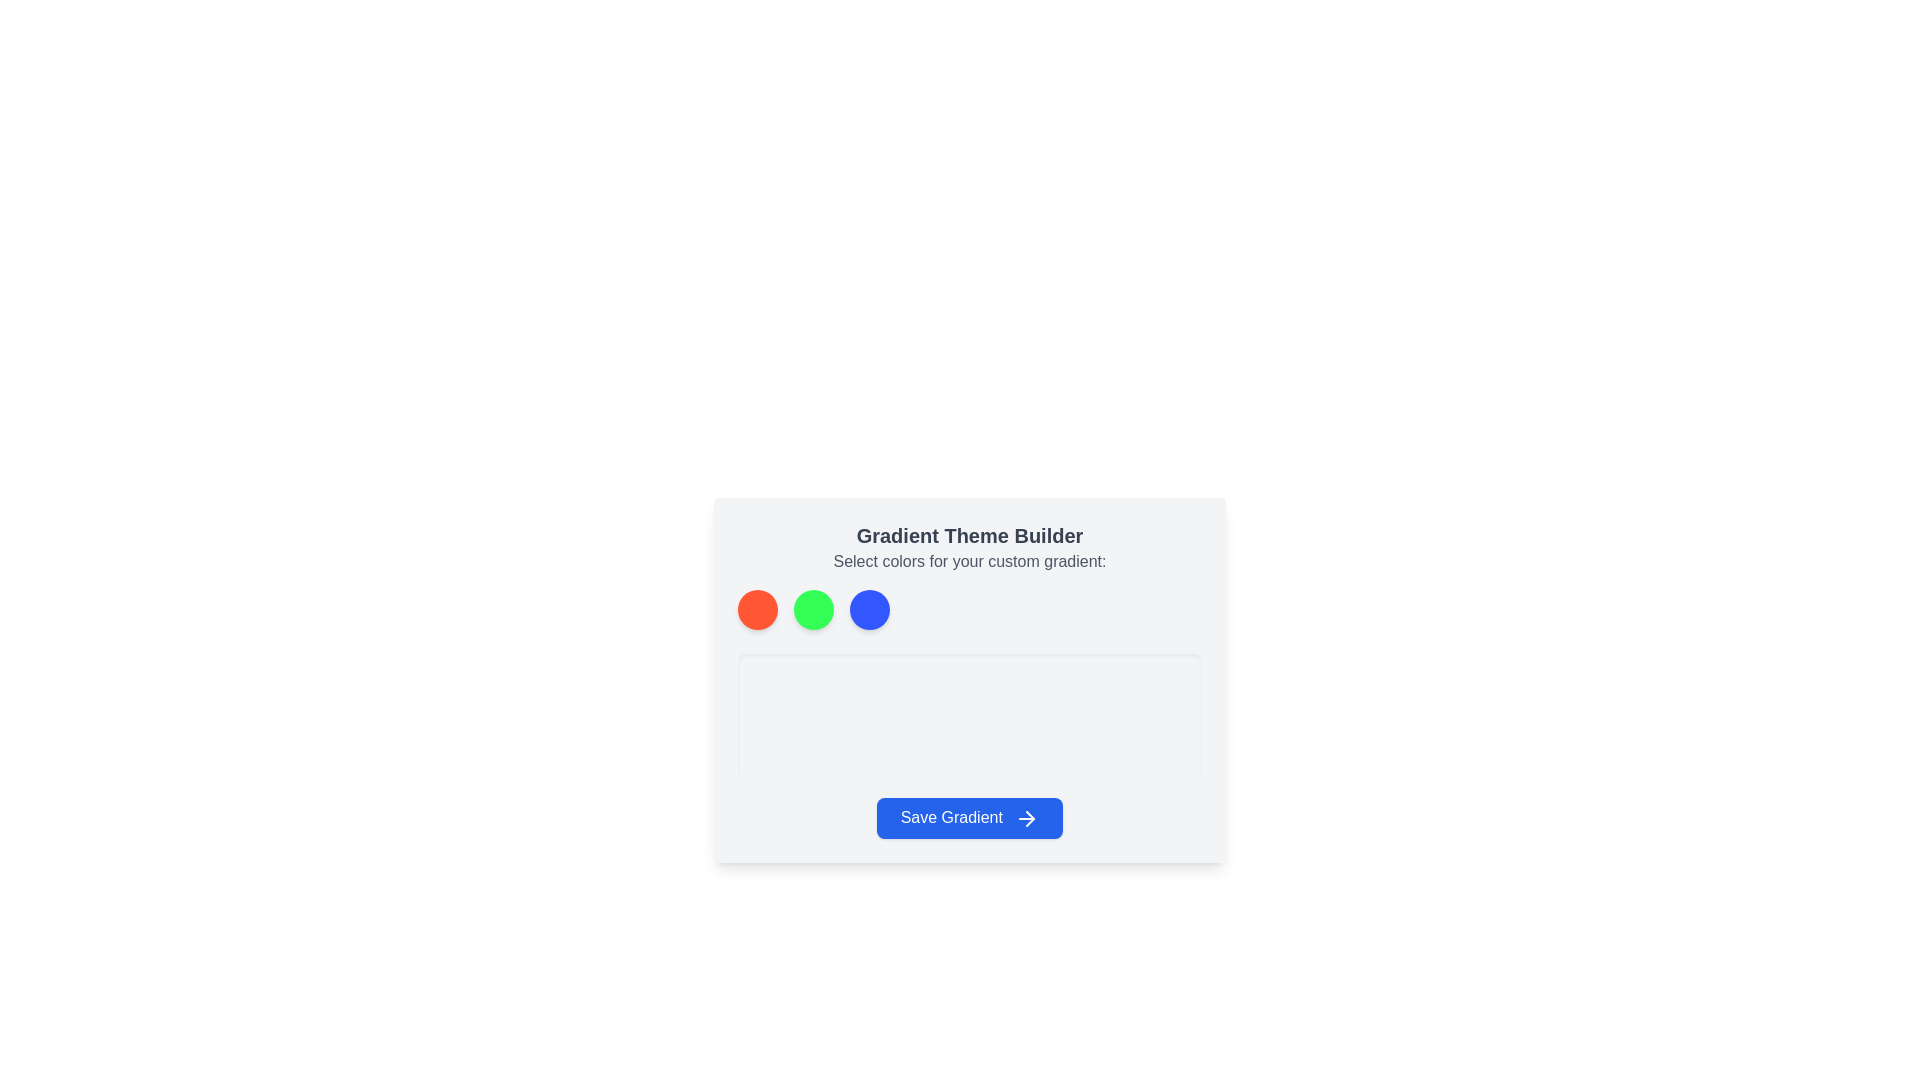 The image size is (1920, 1080). What do you see at coordinates (969, 716) in the screenshot?
I see `the gradient preview workspace area located within the 'Gradient Theme Builder', positioned below the circular color selectors and above the 'Save Gradient' button` at bounding box center [969, 716].